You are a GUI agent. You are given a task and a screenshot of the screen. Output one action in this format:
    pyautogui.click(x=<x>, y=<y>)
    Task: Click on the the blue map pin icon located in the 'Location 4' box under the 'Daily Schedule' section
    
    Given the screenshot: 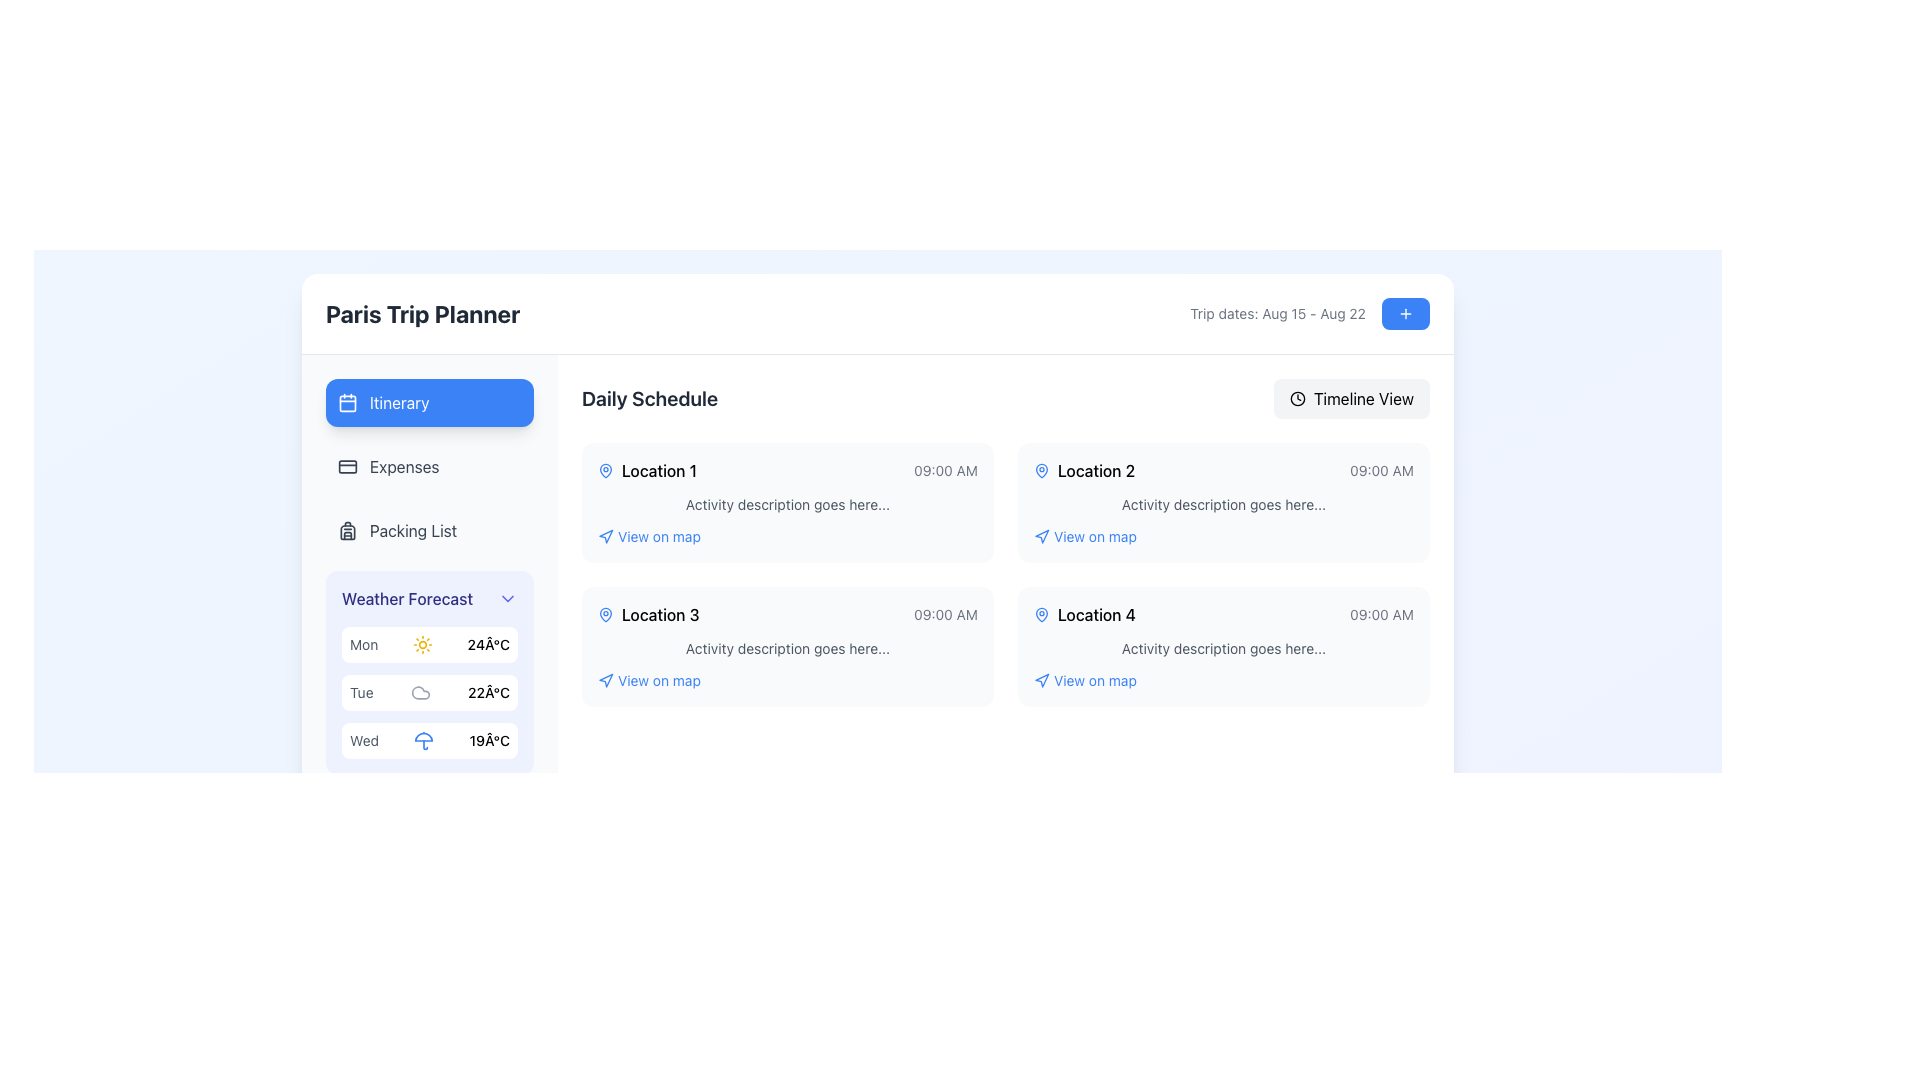 What is the action you would take?
    pyautogui.click(x=1040, y=612)
    